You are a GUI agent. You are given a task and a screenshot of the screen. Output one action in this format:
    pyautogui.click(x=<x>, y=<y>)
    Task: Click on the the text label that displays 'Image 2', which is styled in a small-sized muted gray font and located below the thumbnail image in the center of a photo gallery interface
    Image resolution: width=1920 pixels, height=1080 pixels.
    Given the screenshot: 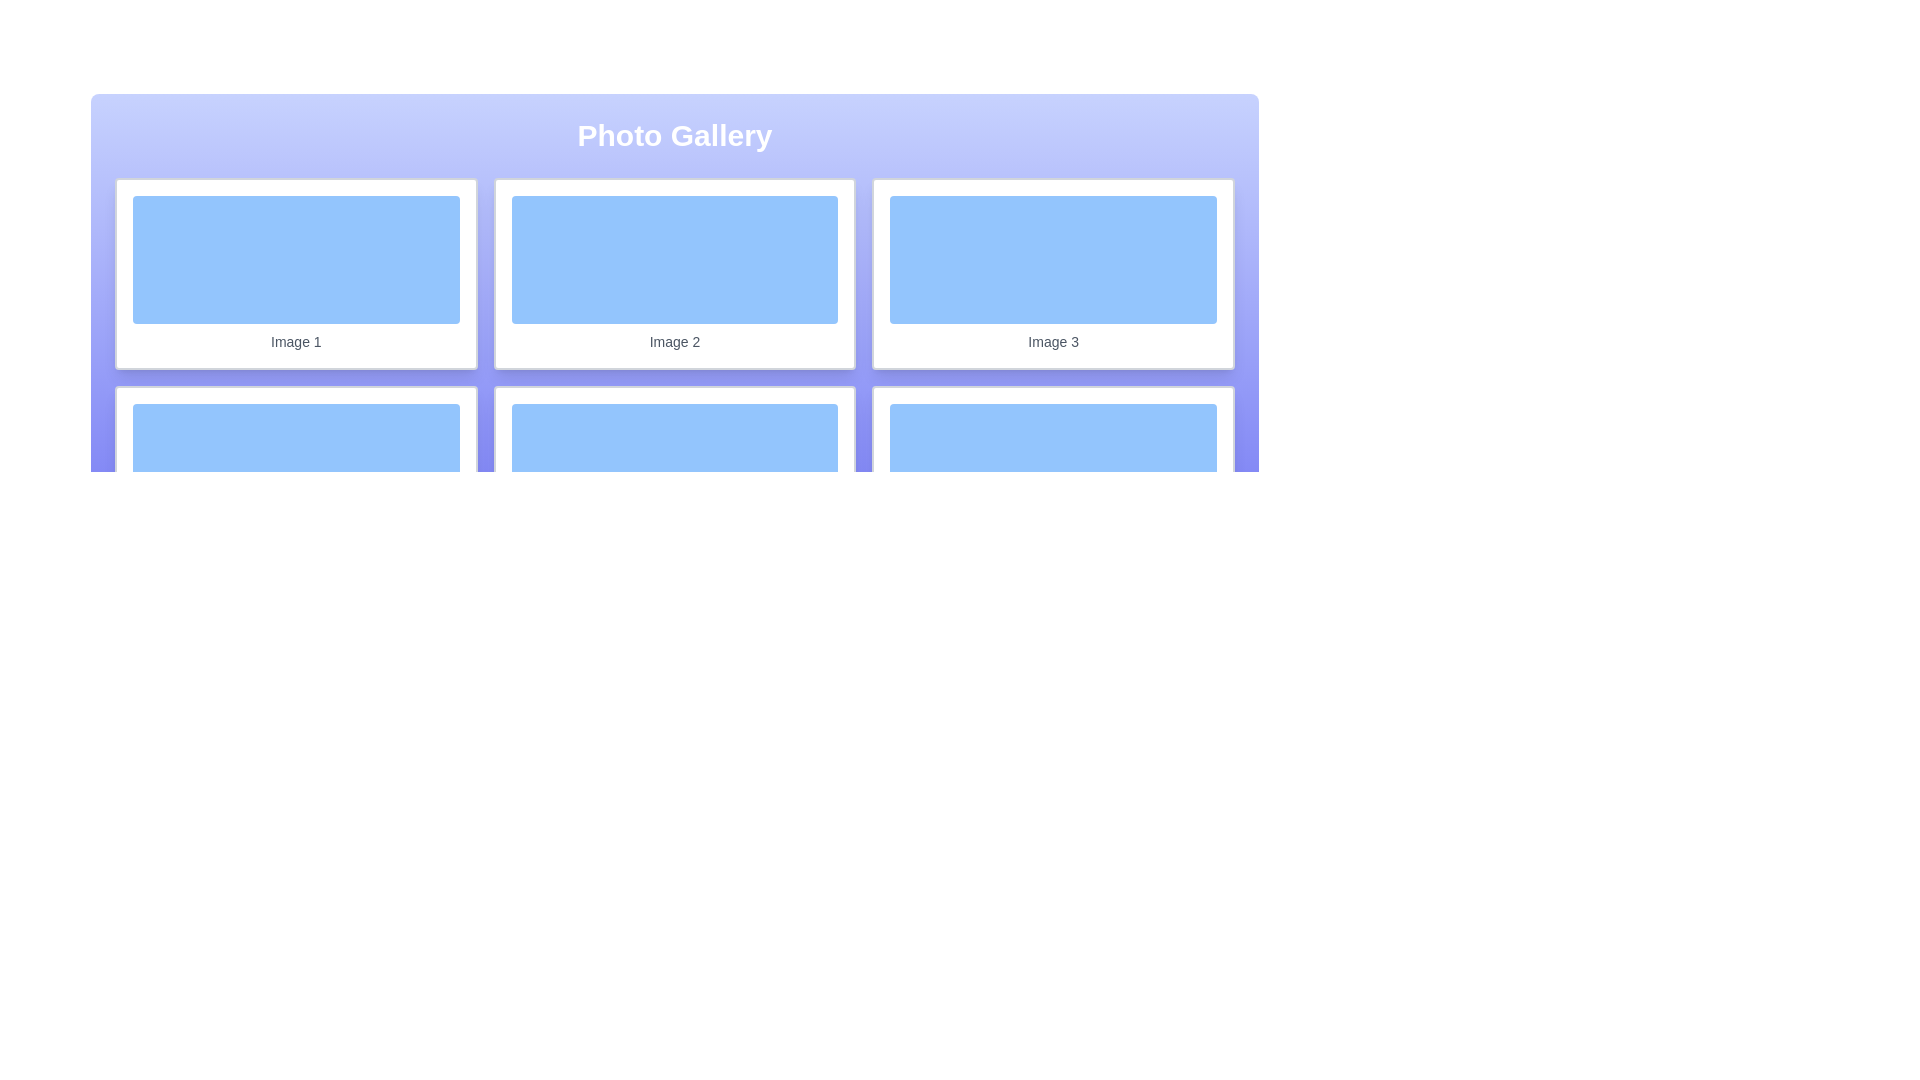 What is the action you would take?
    pyautogui.click(x=675, y=341)
    